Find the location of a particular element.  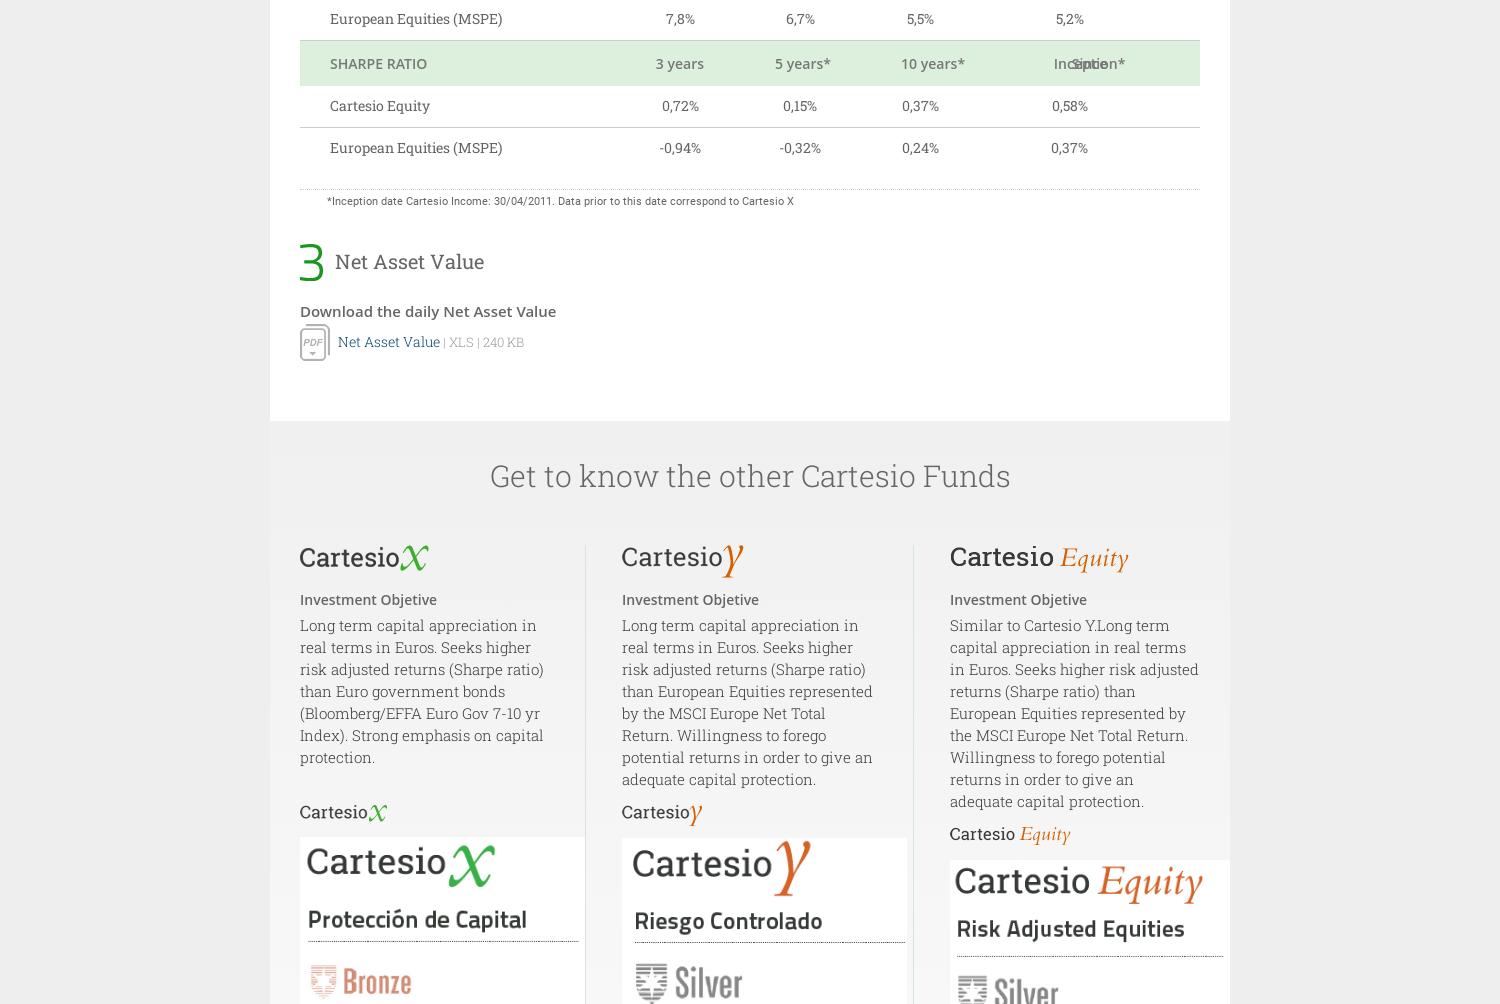

'5 years*' is located at coordinates (775, 63).